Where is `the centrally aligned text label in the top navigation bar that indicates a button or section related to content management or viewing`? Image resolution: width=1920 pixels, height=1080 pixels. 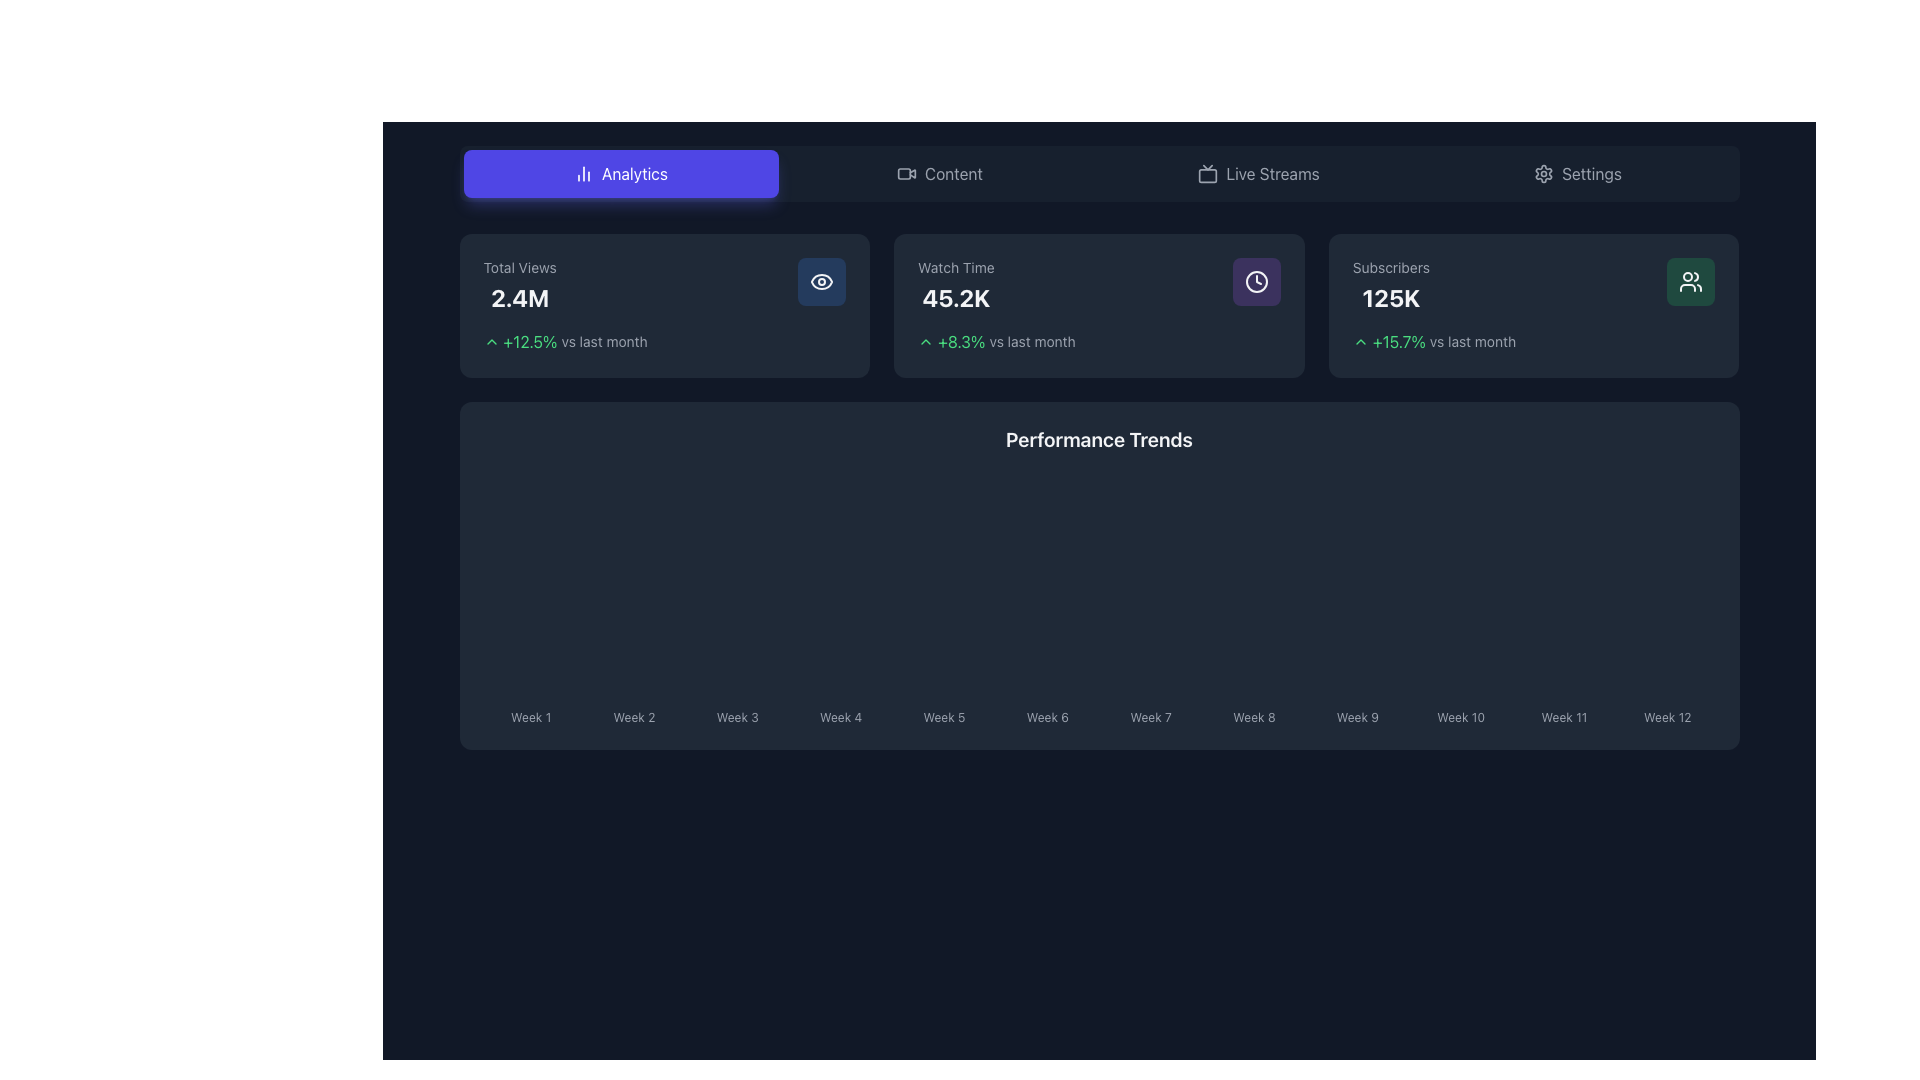 the centrally aligned text label in the top navigation bar that indicates a button or section related to content management or viewing is located at coordinates (953, 172).